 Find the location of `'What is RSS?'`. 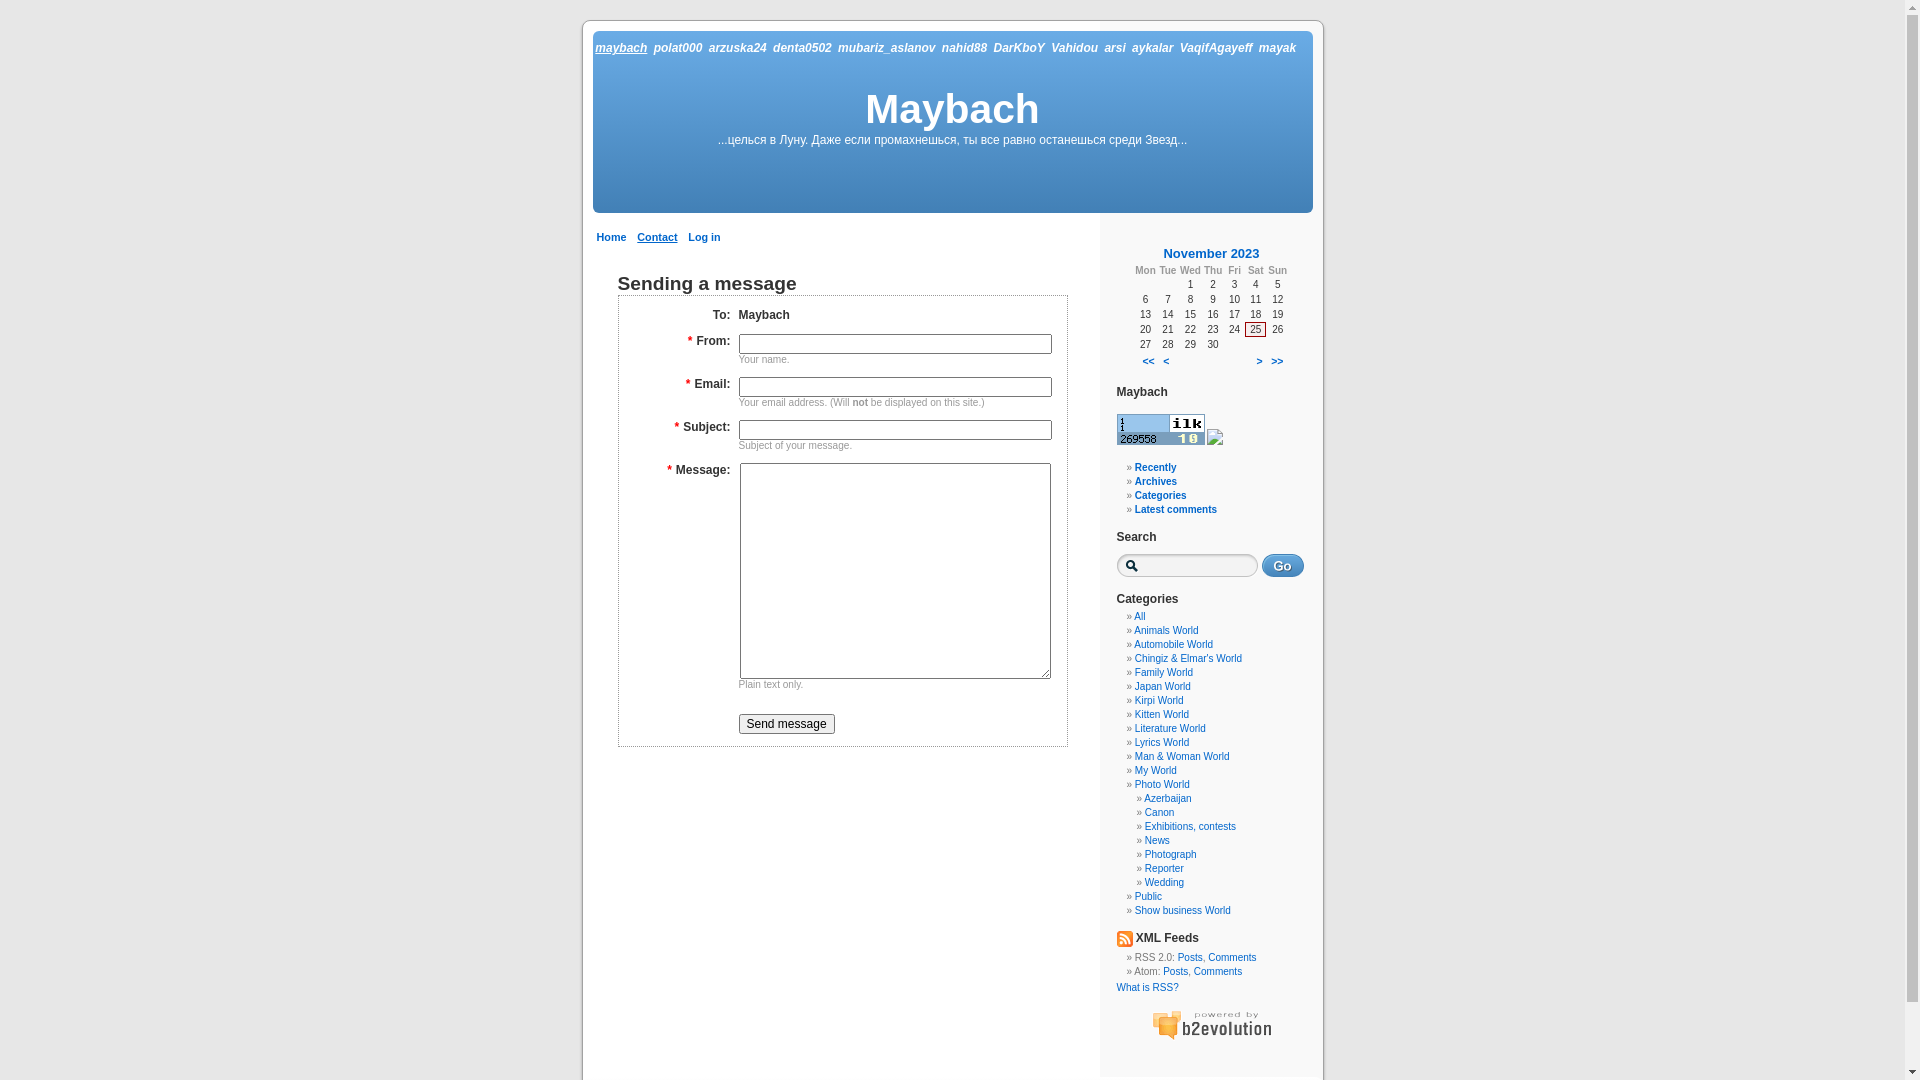

'What is RSS?' is located at coordinates (1147, 986).